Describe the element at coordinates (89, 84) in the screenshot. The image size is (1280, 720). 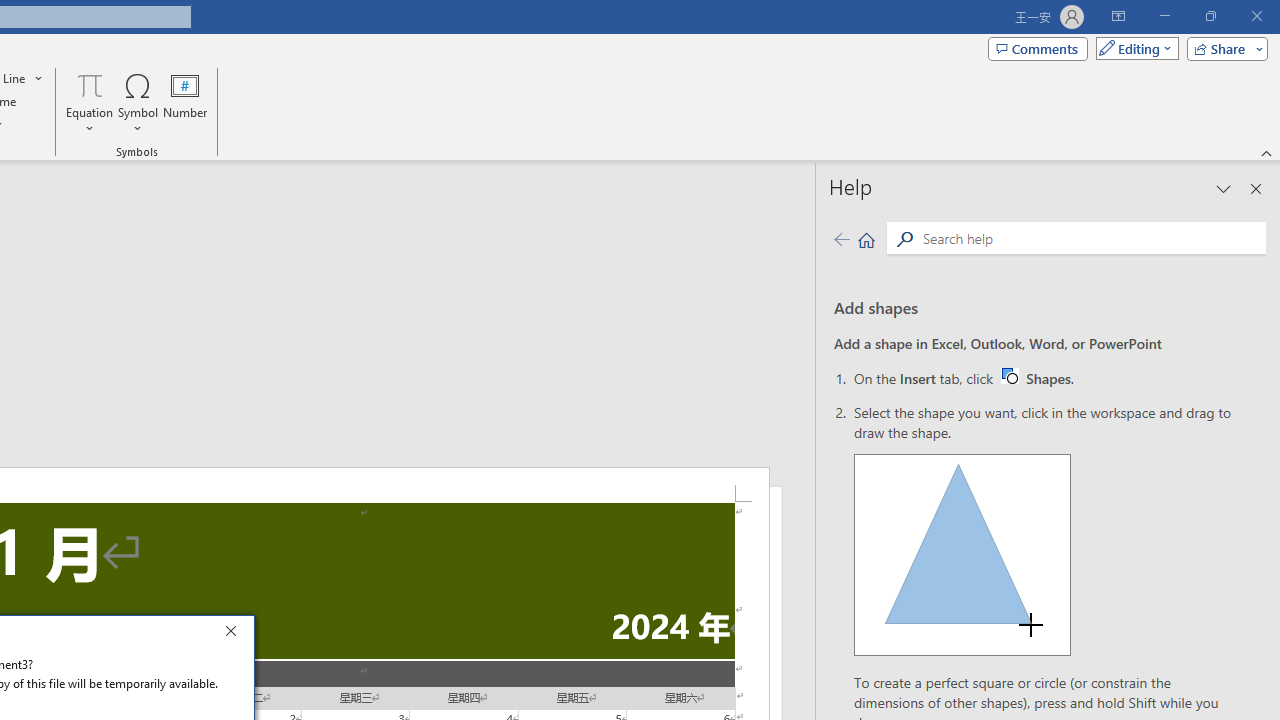
I see `'Equation'` at that location.